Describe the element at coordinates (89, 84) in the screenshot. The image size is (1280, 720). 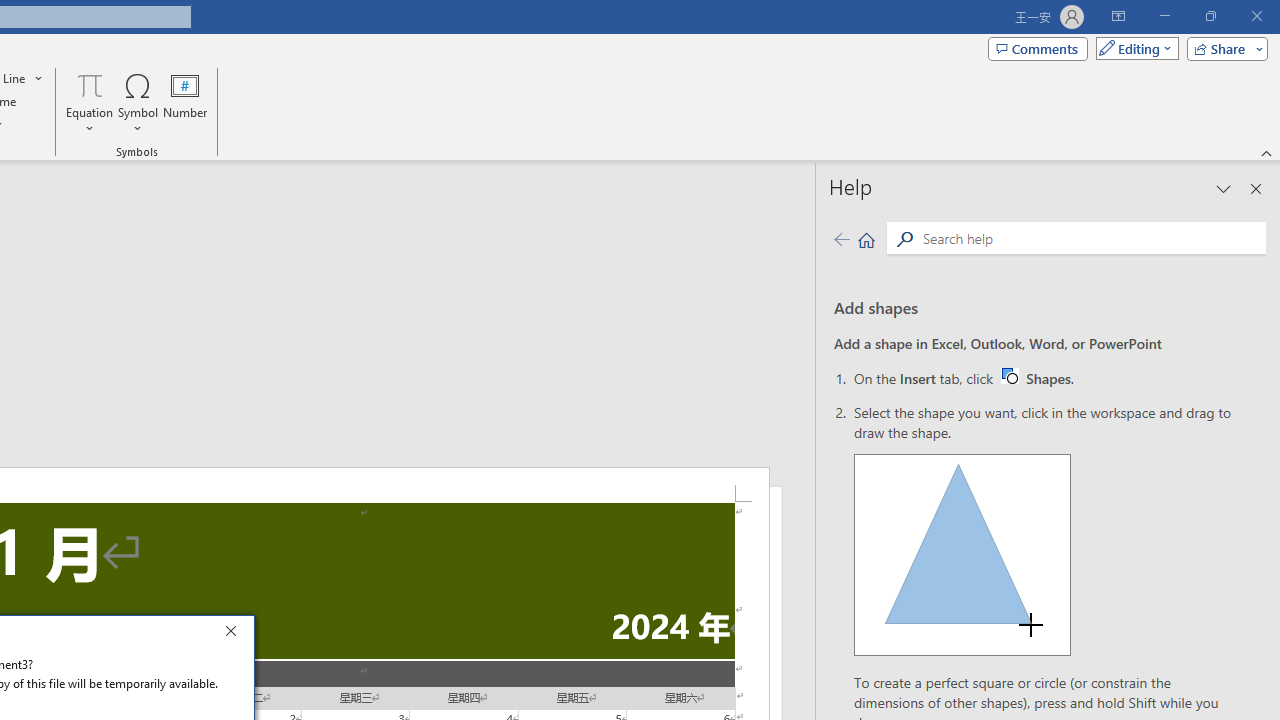
I see `'Equation'` at that location.